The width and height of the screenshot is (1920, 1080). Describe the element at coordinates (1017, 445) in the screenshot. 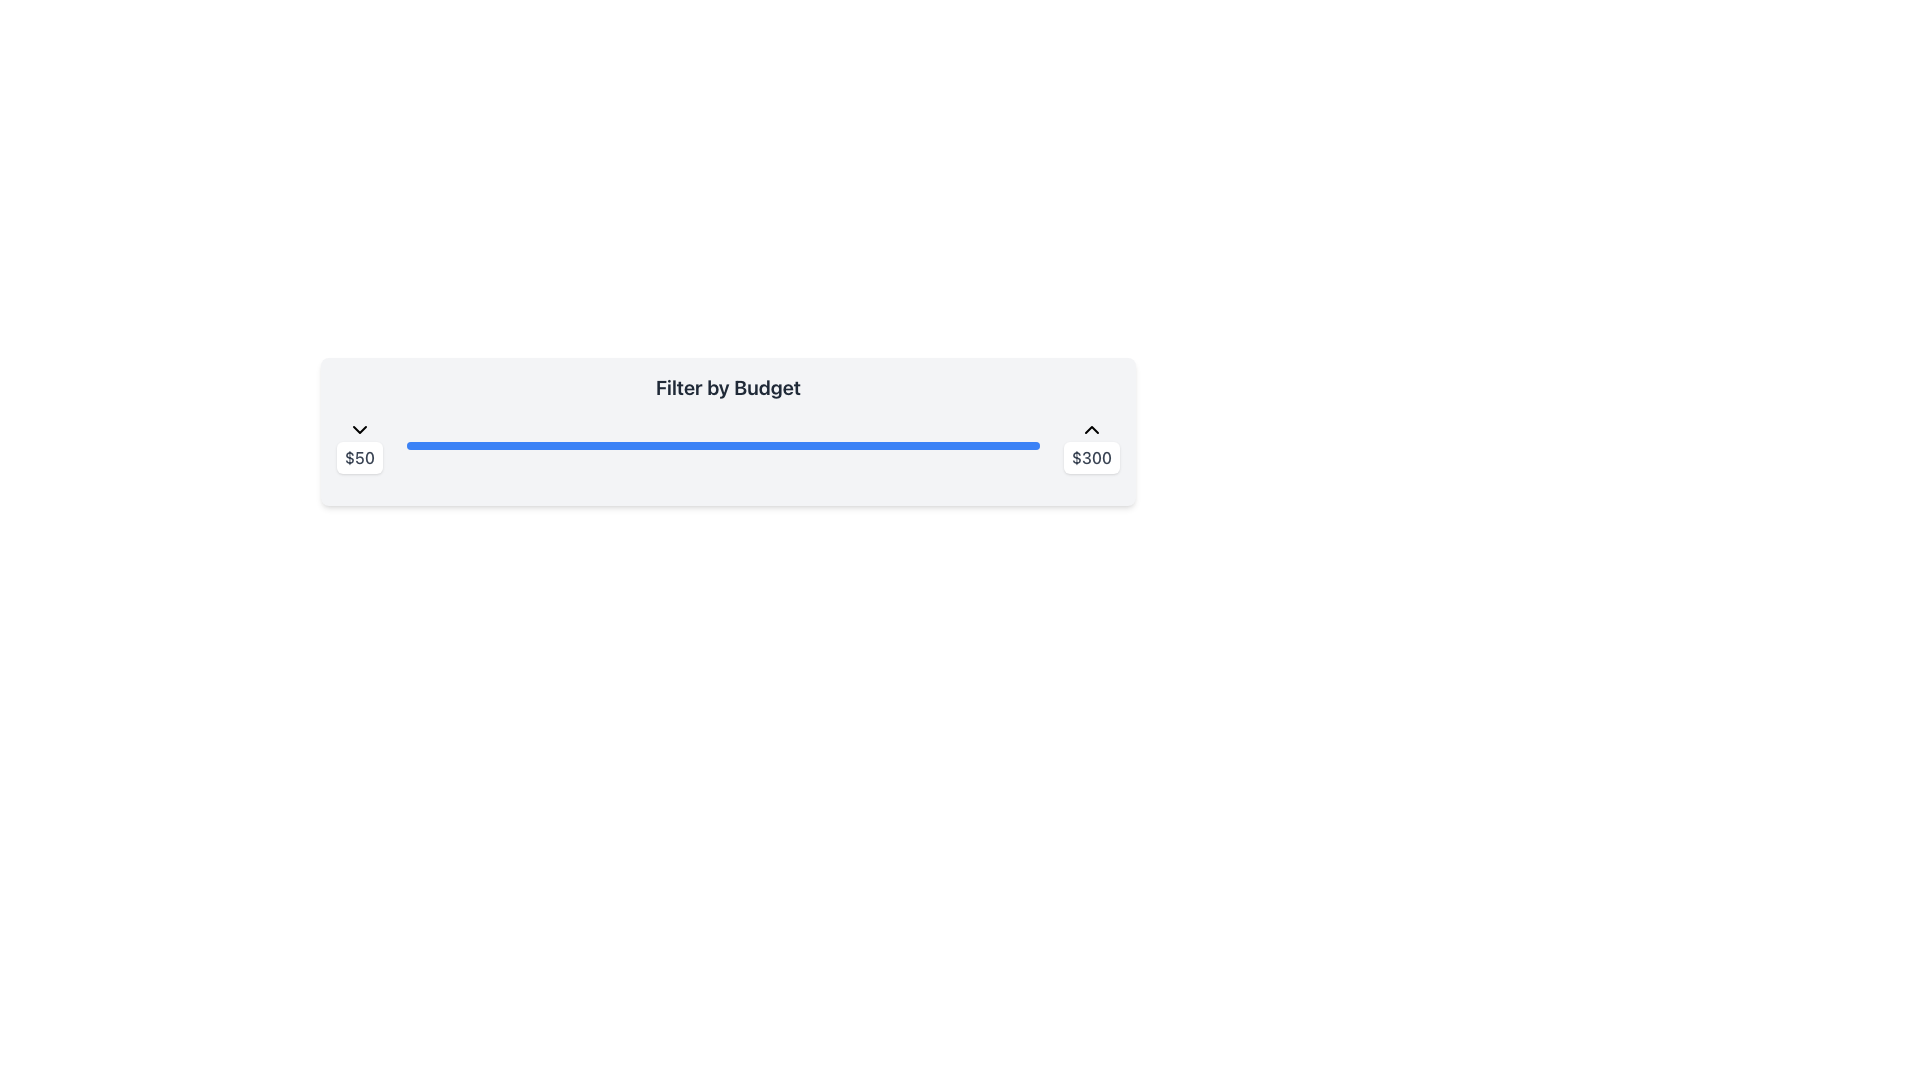

I see `the value of the slider` at that location.